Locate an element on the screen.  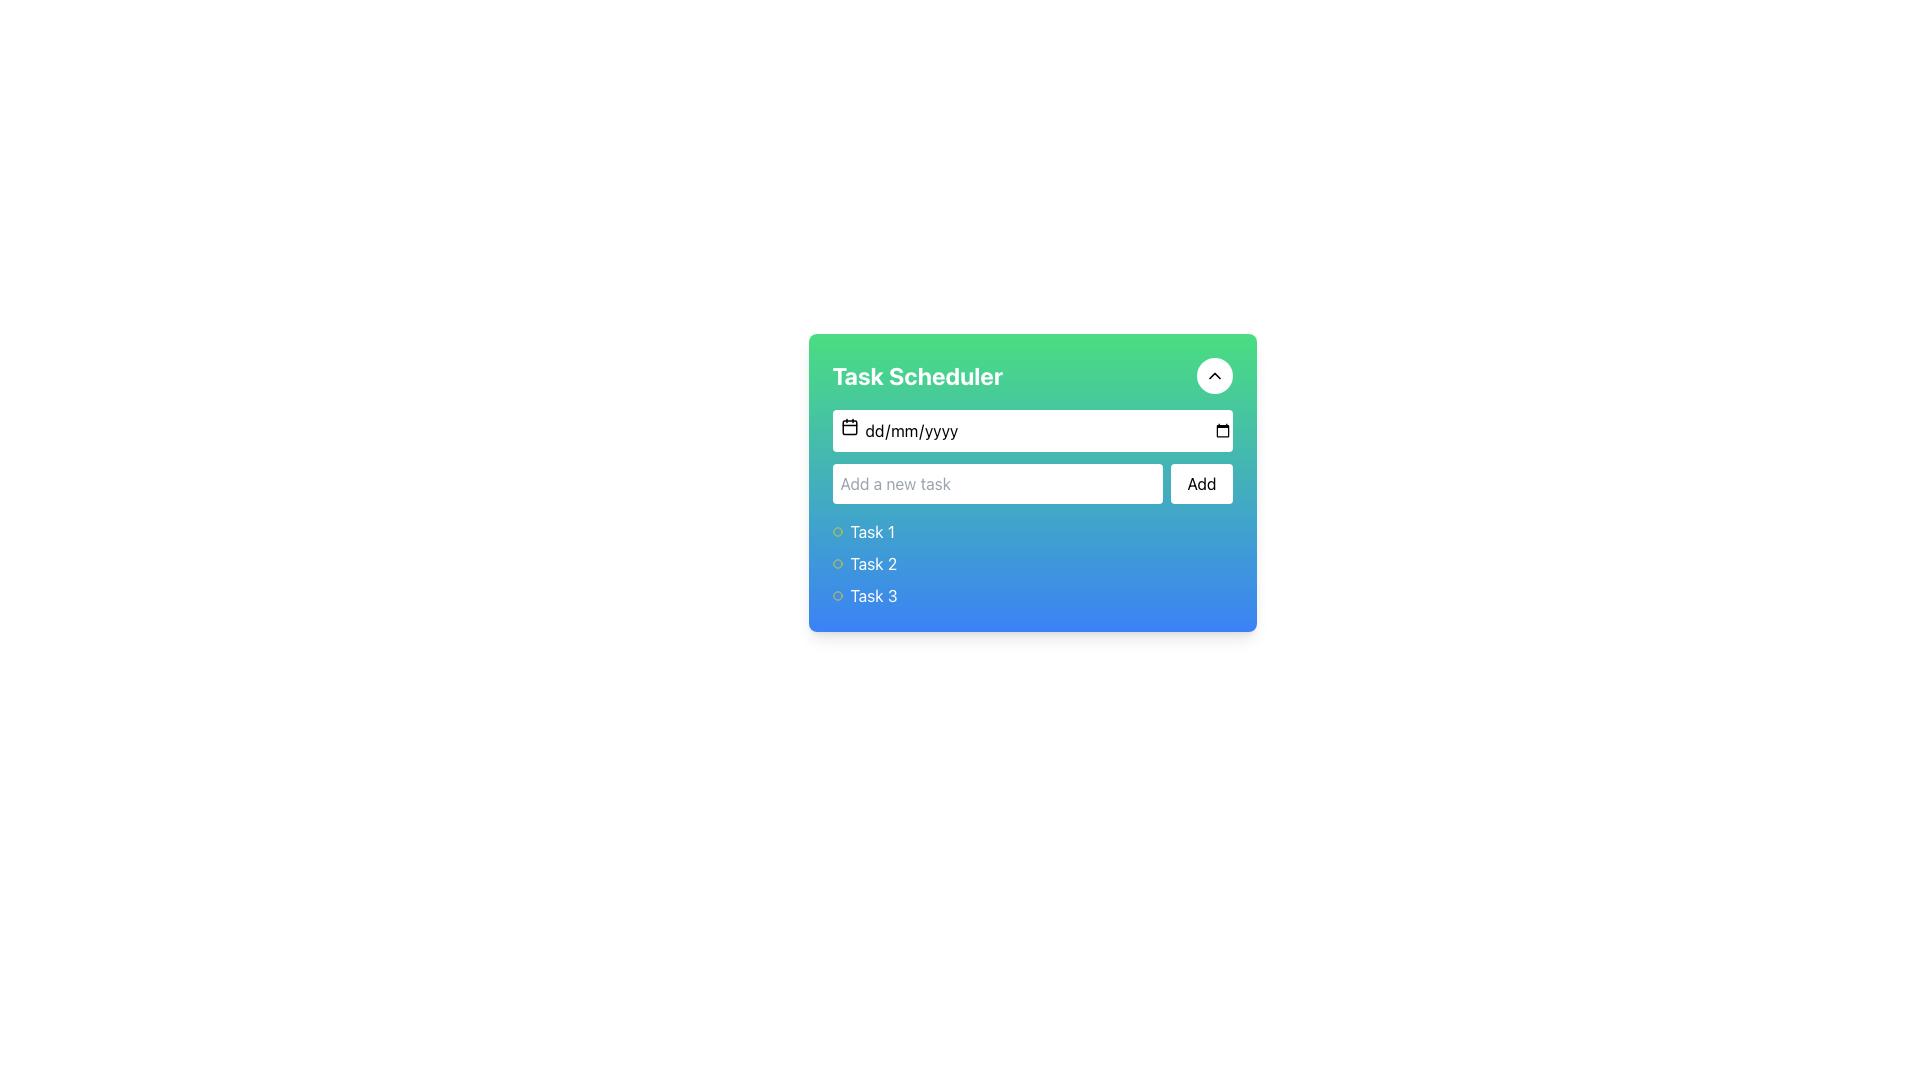
the third task entry in the 'Task Scheduler' list is located at coordinates (1032, 595).